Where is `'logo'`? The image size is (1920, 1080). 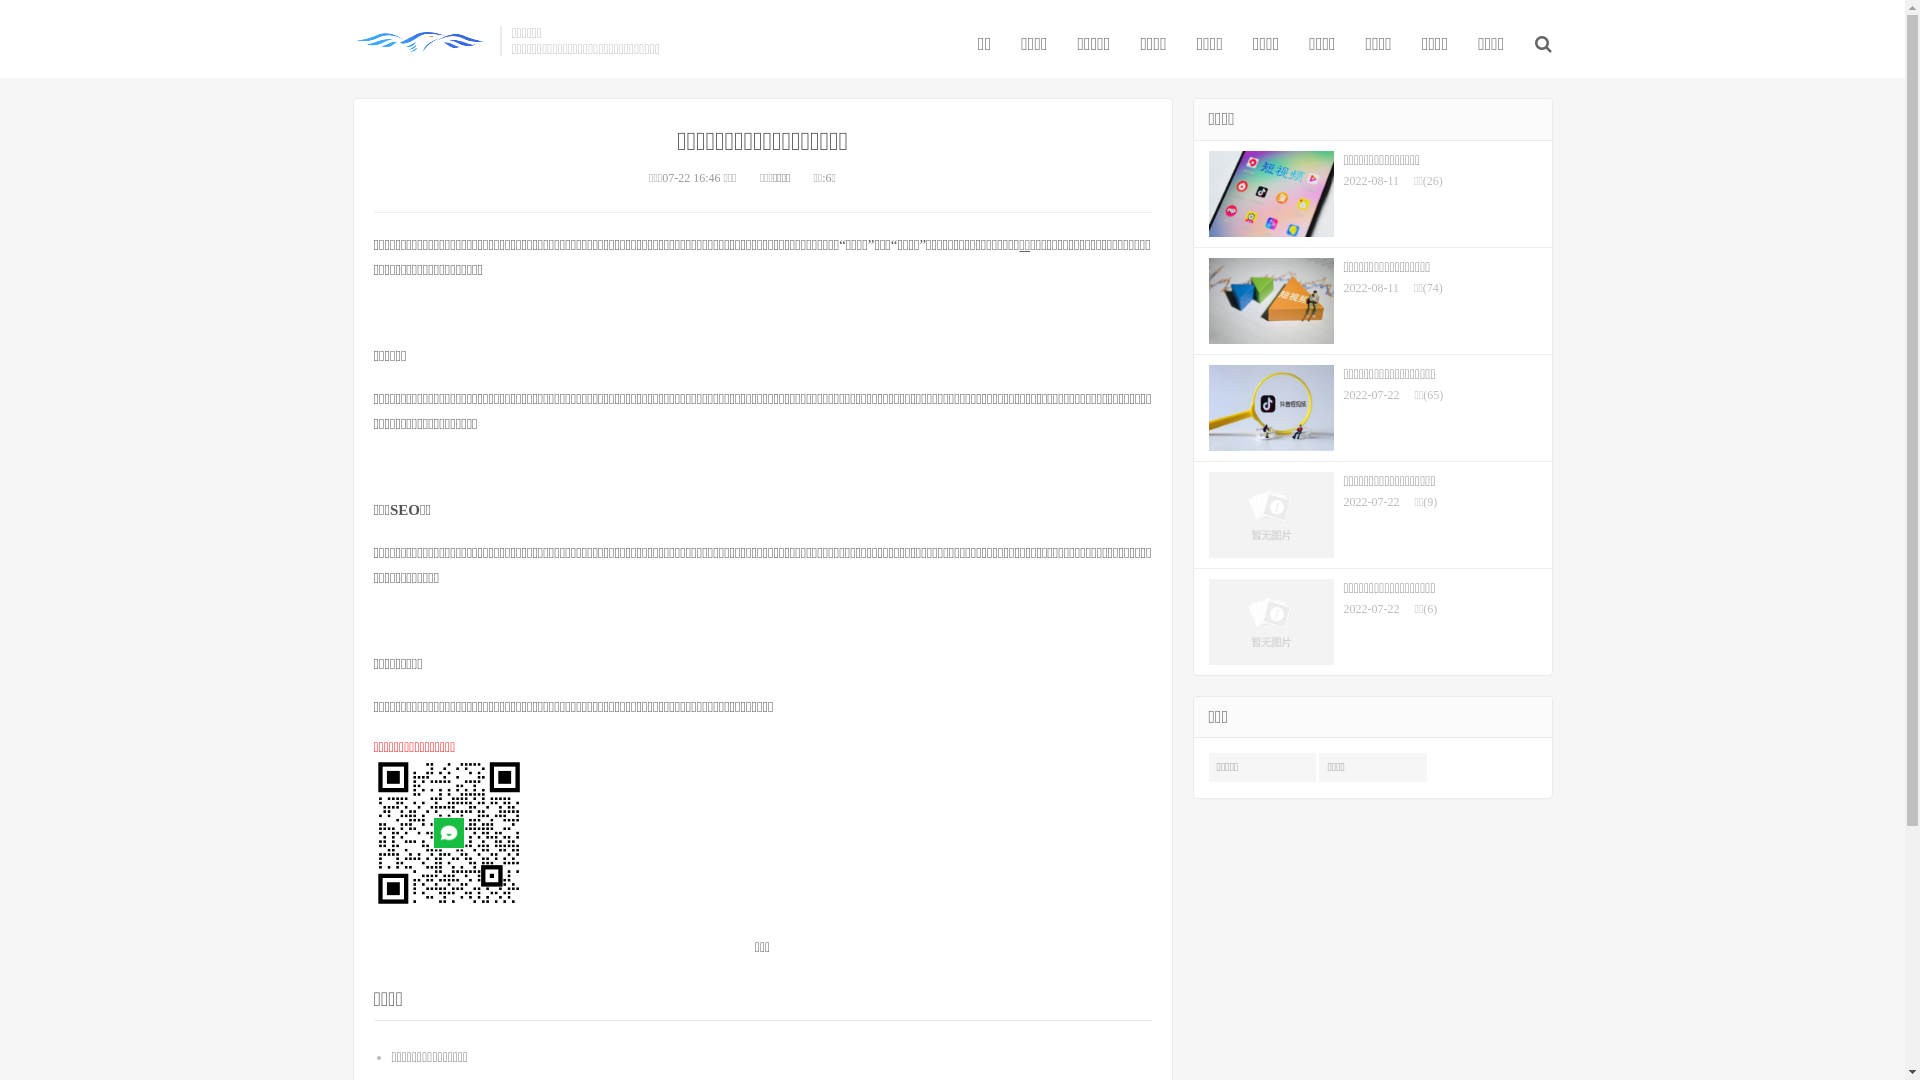 'logo' is located at coordinates (351, 41).